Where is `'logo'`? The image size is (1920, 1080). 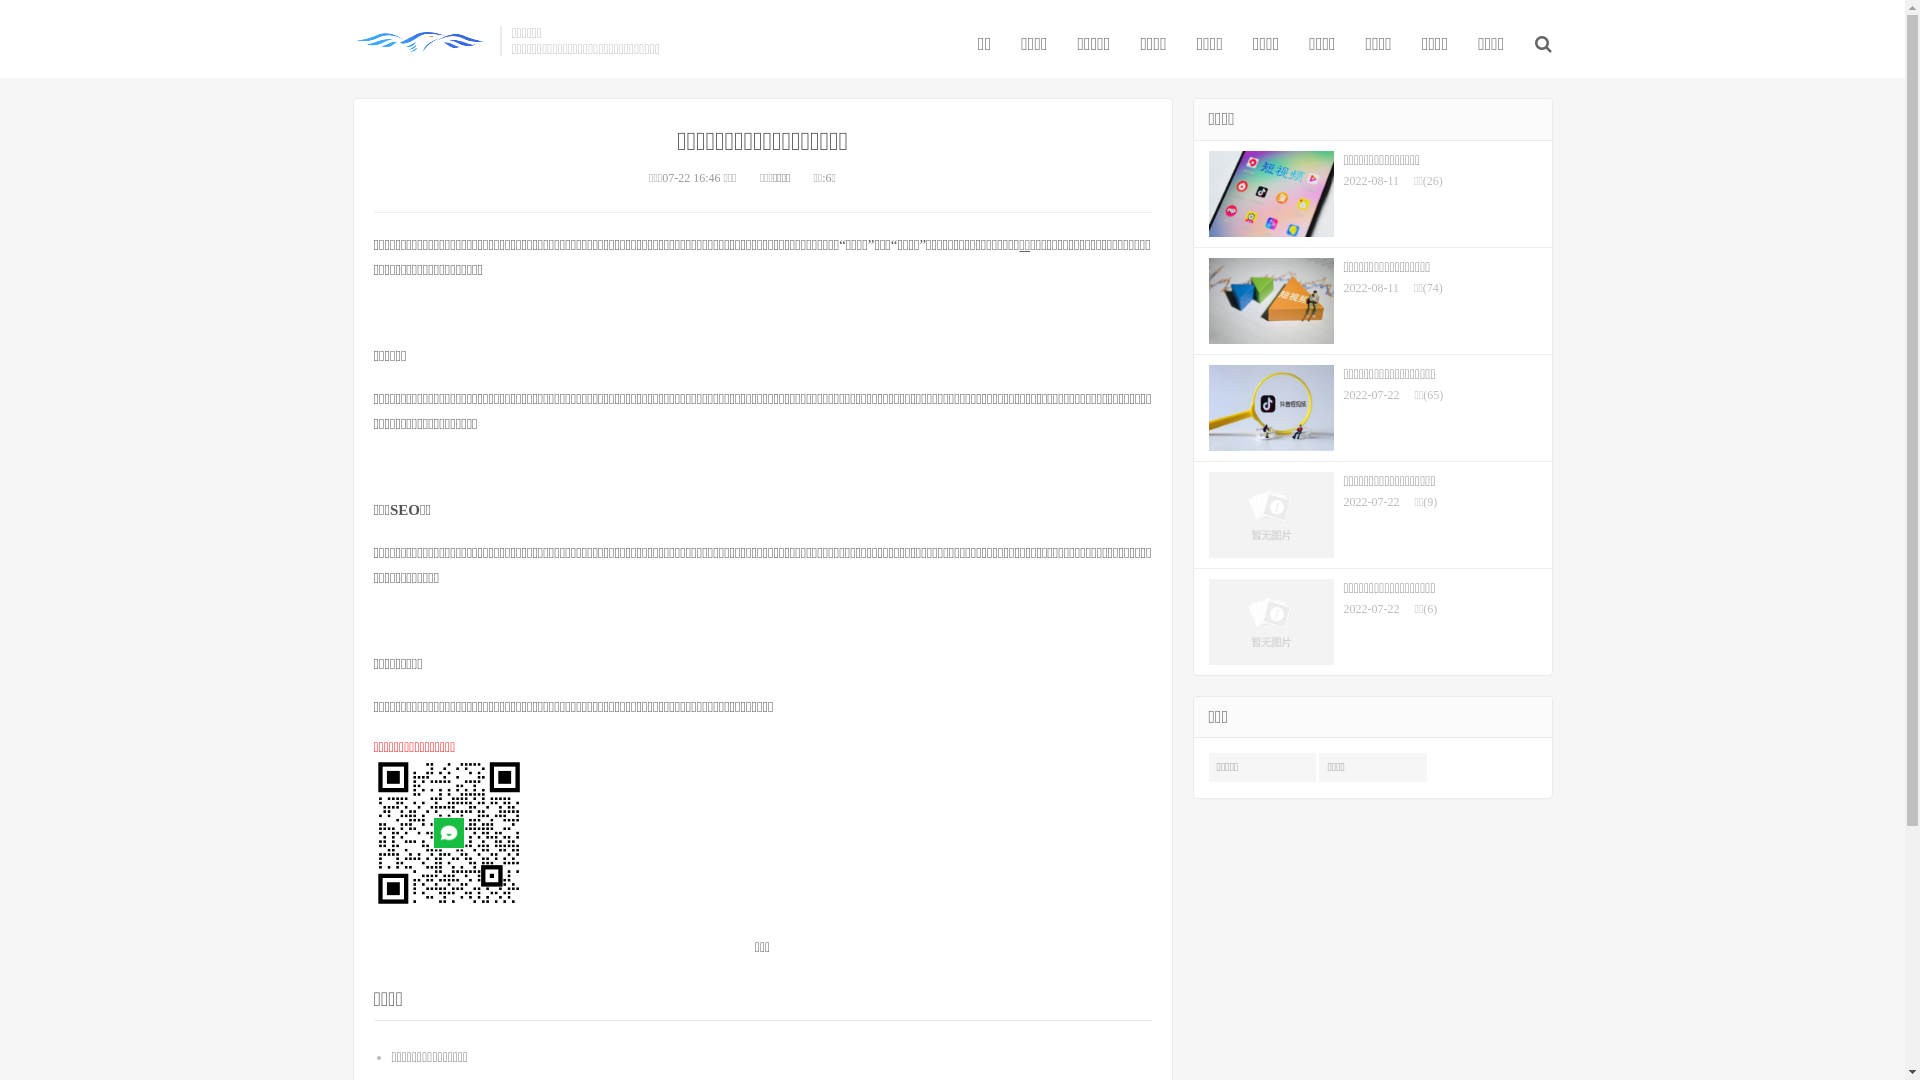 'logo' is located at coordinates (351, 41).